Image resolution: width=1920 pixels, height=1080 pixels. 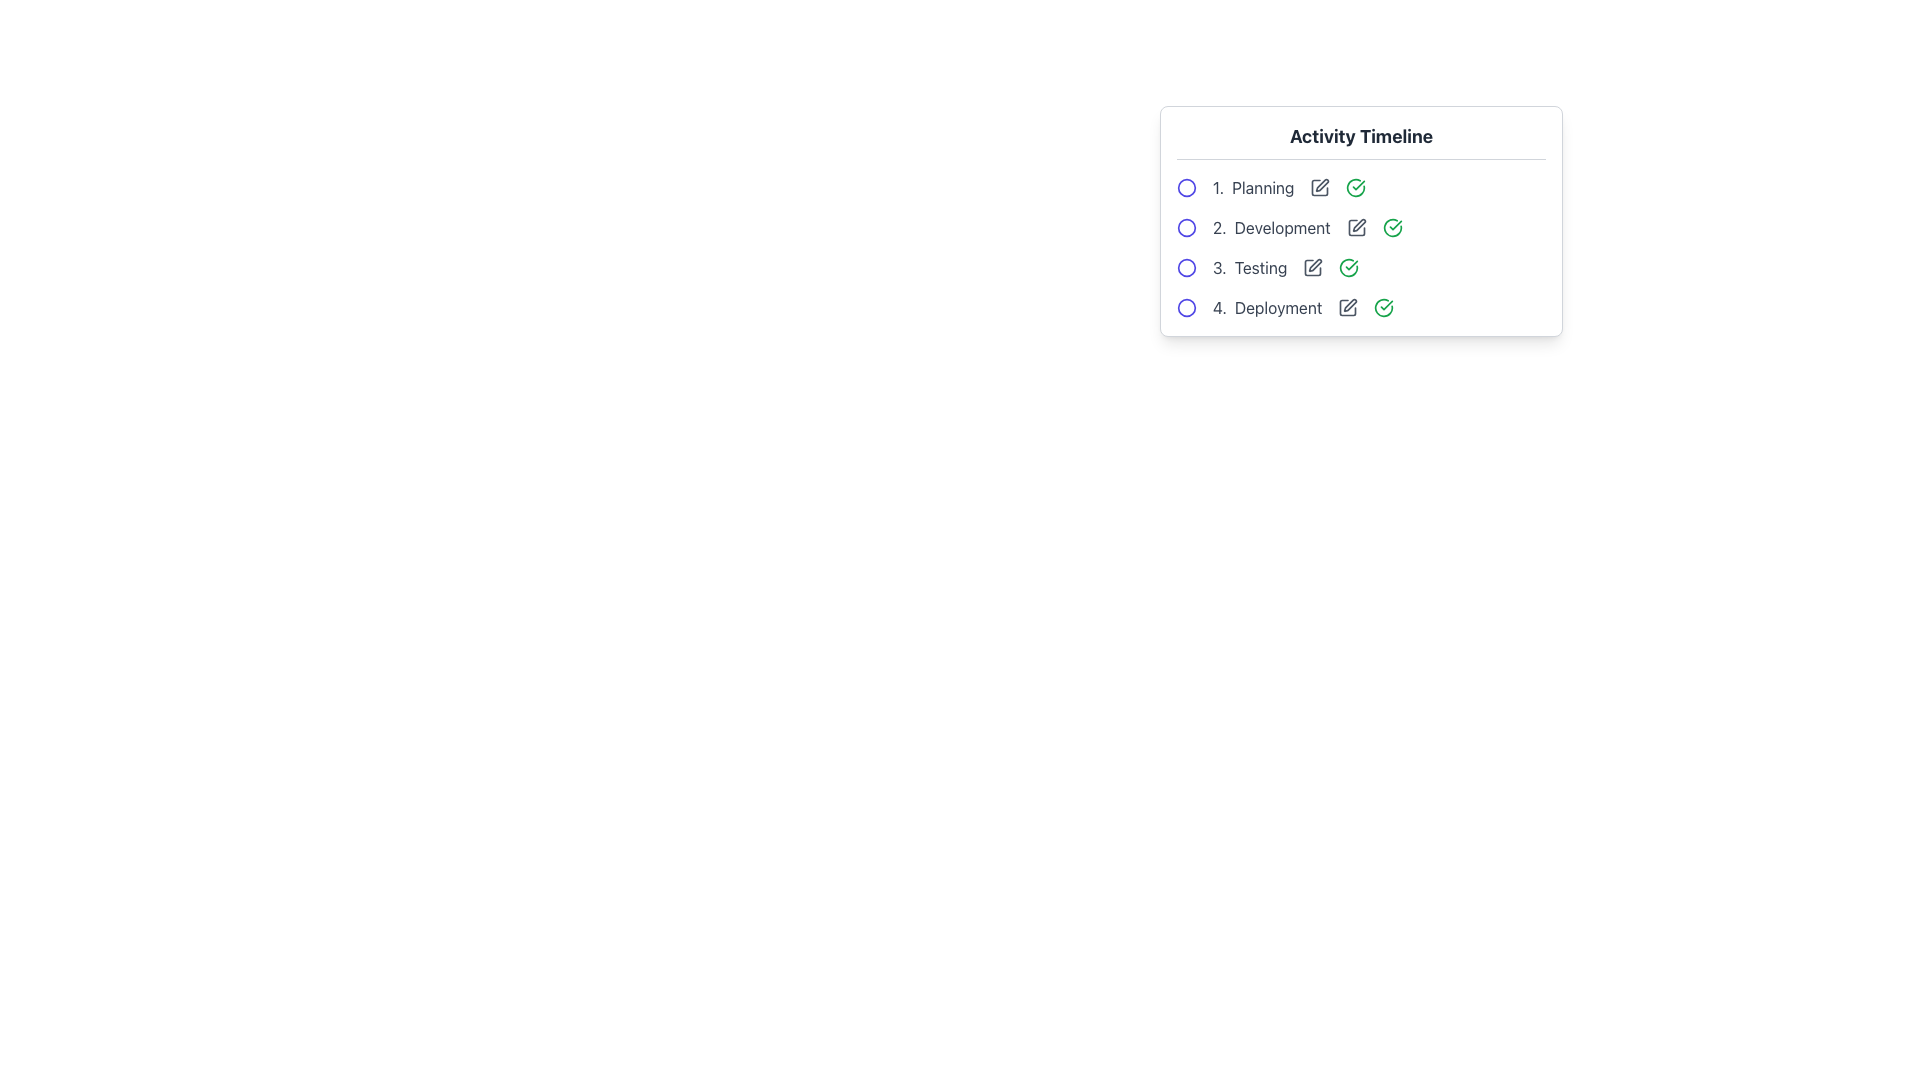 What do you see at coordinates (1218, 308) in the screenshot?
I see `the numerical label '4.' indicating the sequence of the task titled 'Deployment' within the activity timeline` at bounding box center [1218, 308].